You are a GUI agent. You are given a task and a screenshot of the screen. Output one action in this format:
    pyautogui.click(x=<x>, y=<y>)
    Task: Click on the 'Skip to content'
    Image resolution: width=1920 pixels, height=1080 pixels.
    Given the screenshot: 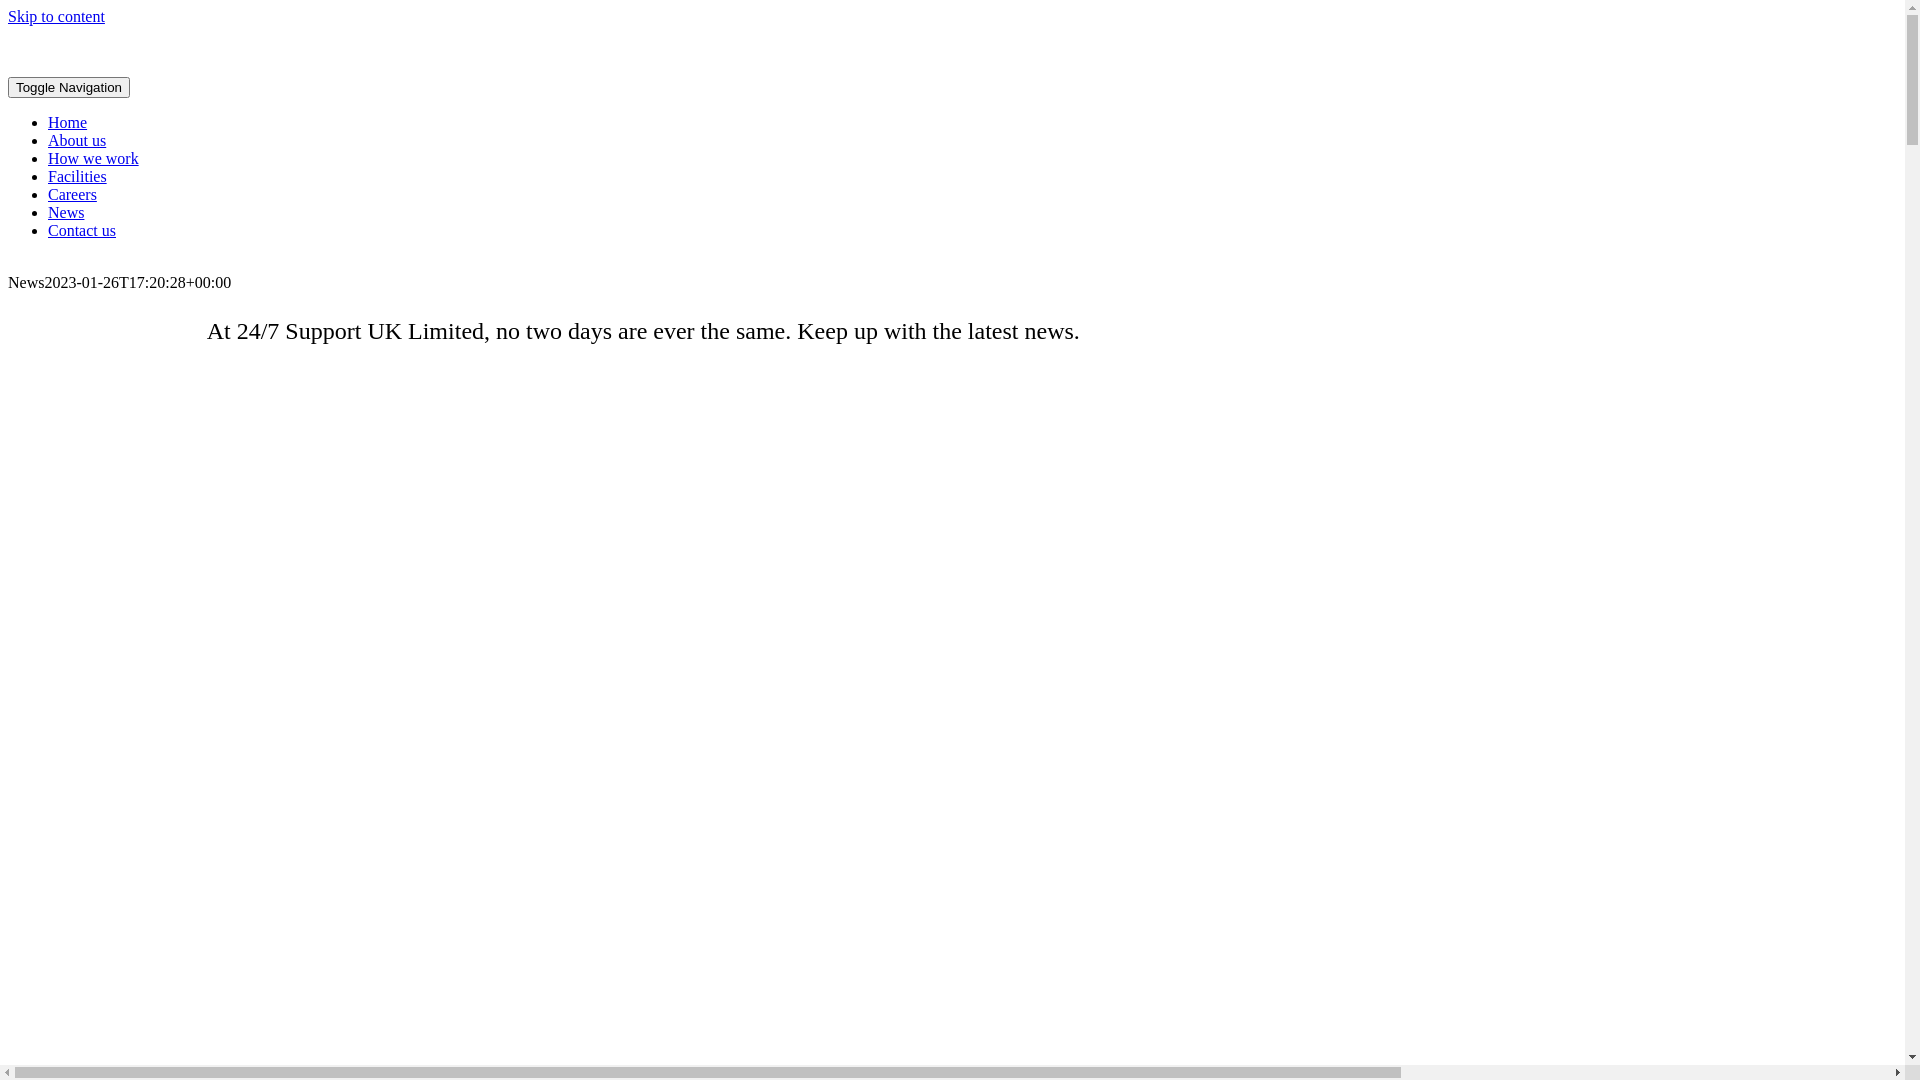 What is the action you would take?
    pyautogui.click(x=56, y=16)
    